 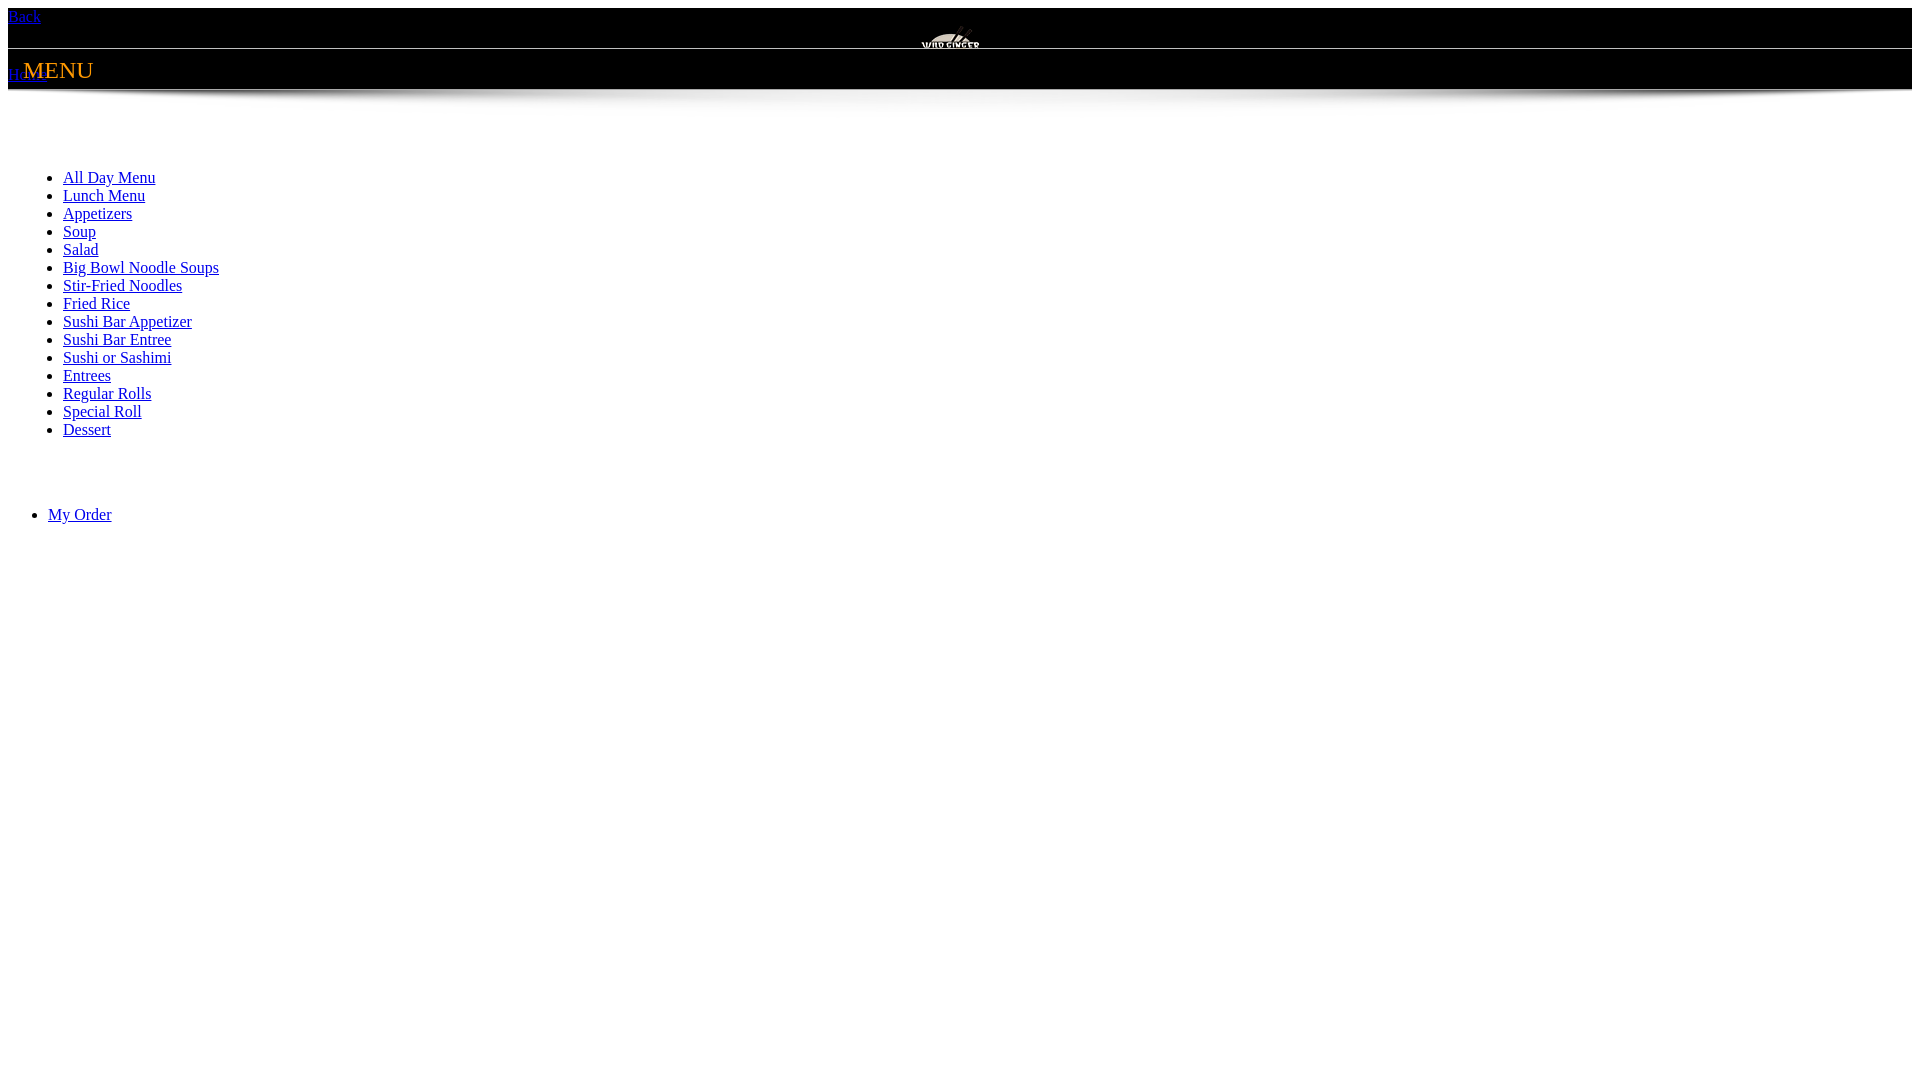 I want to click on 'Sushi Bar Appetizer', so click(x=126, y=320).